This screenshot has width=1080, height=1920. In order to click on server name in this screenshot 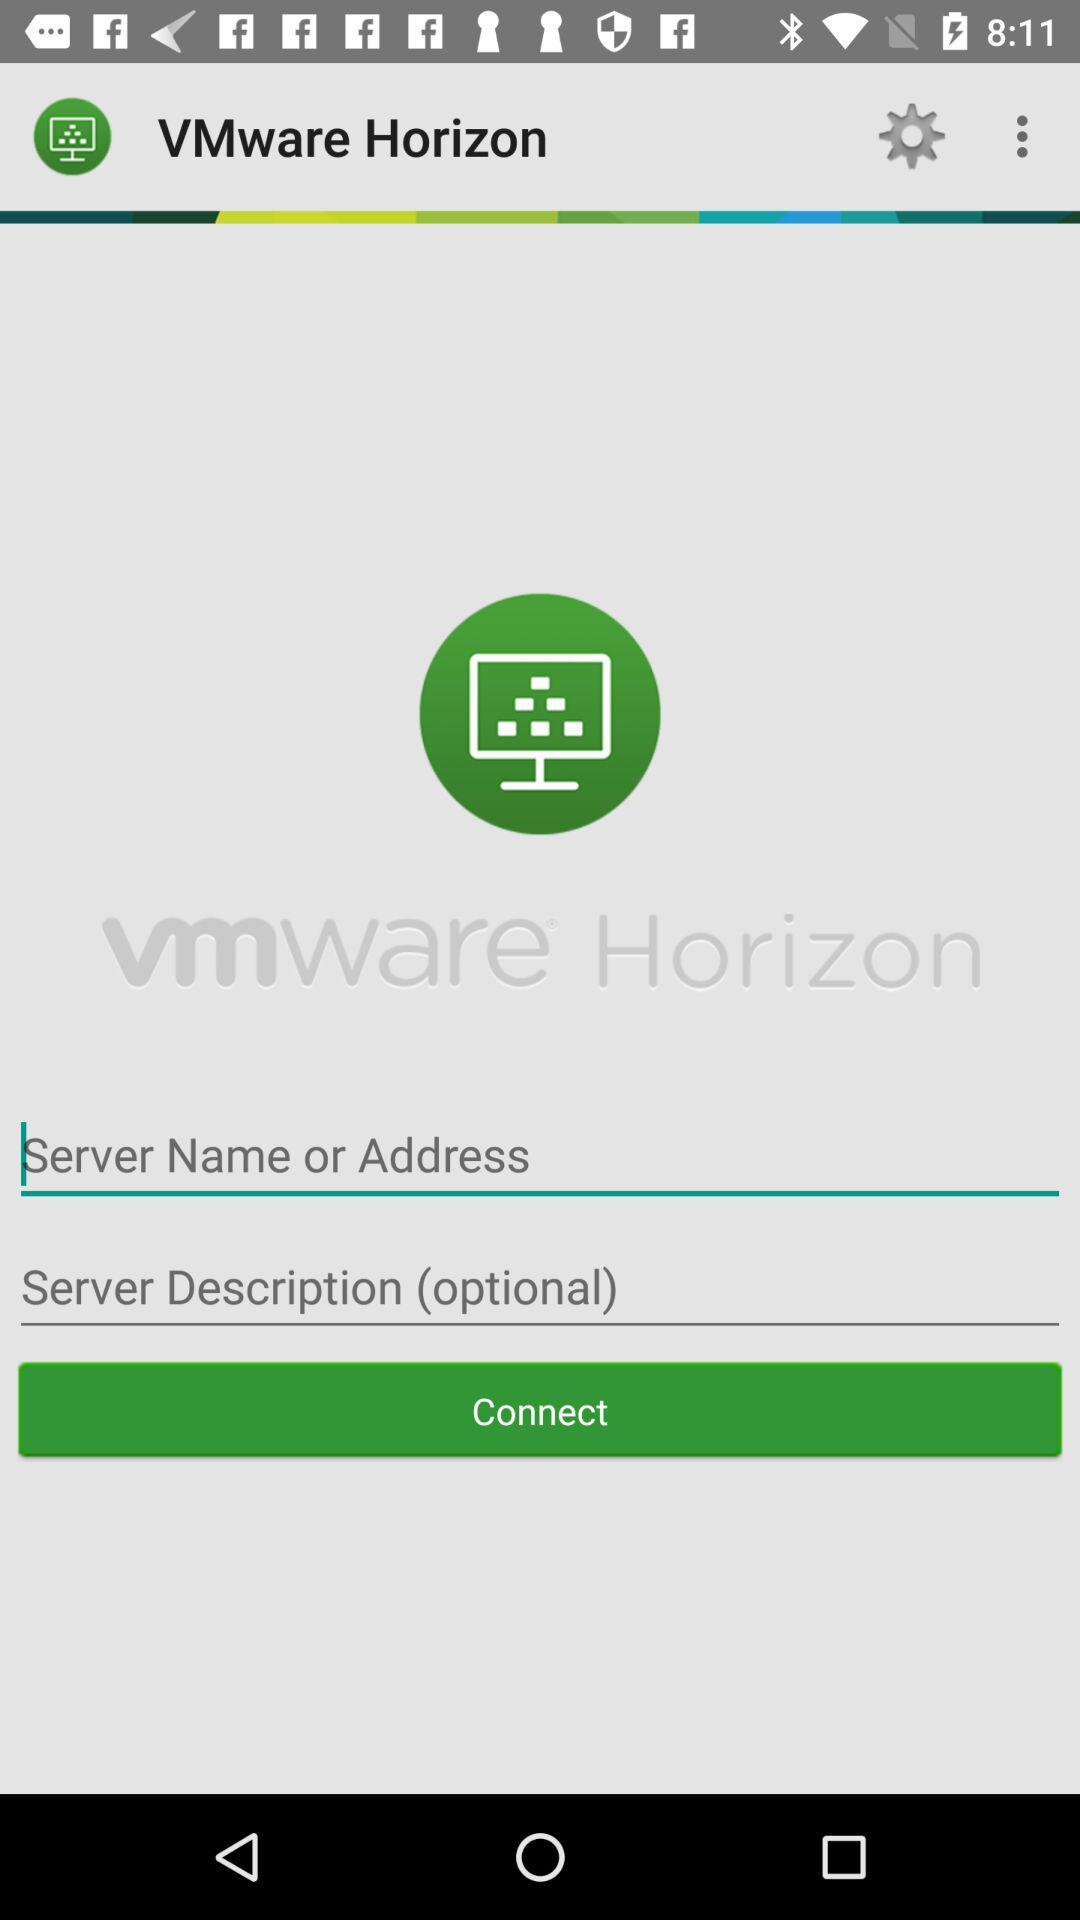, I will do `click(540, 1155)`.